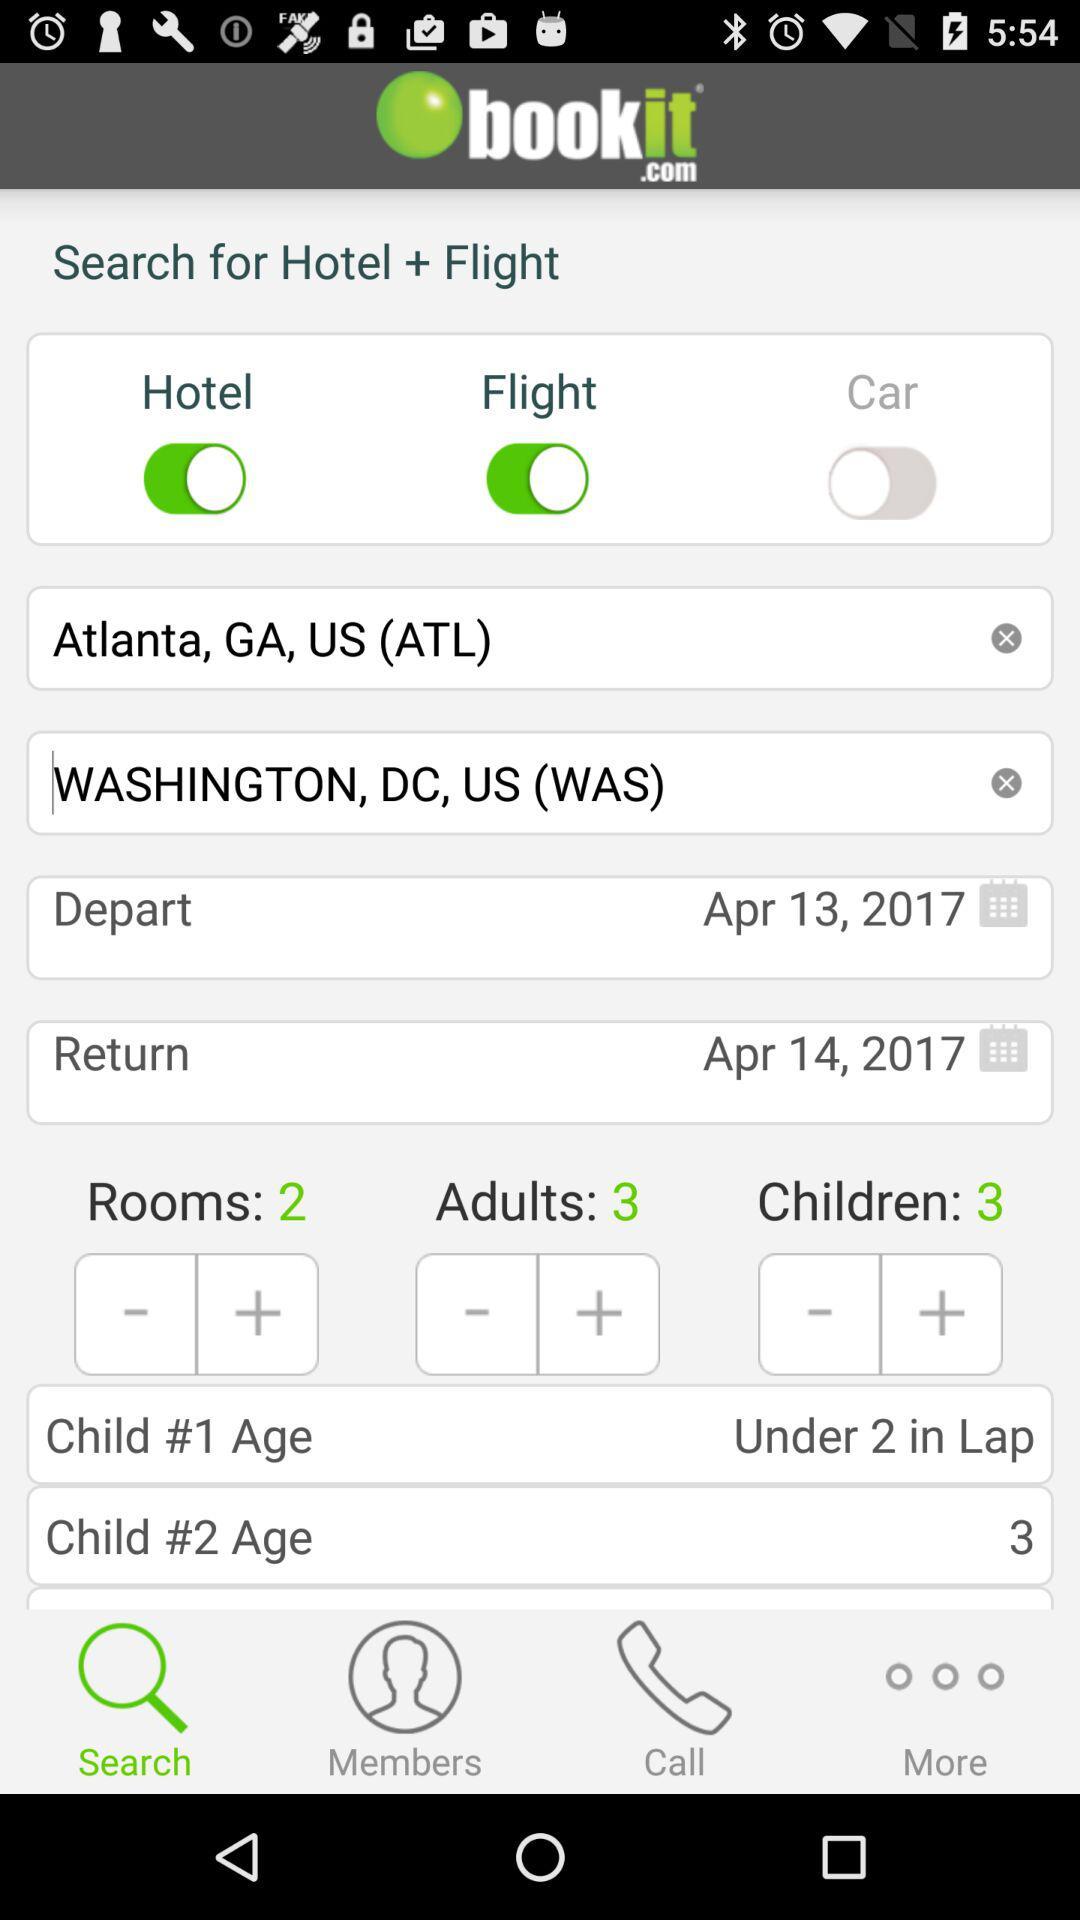  I want to click on the add icon, so click(941, 1405).